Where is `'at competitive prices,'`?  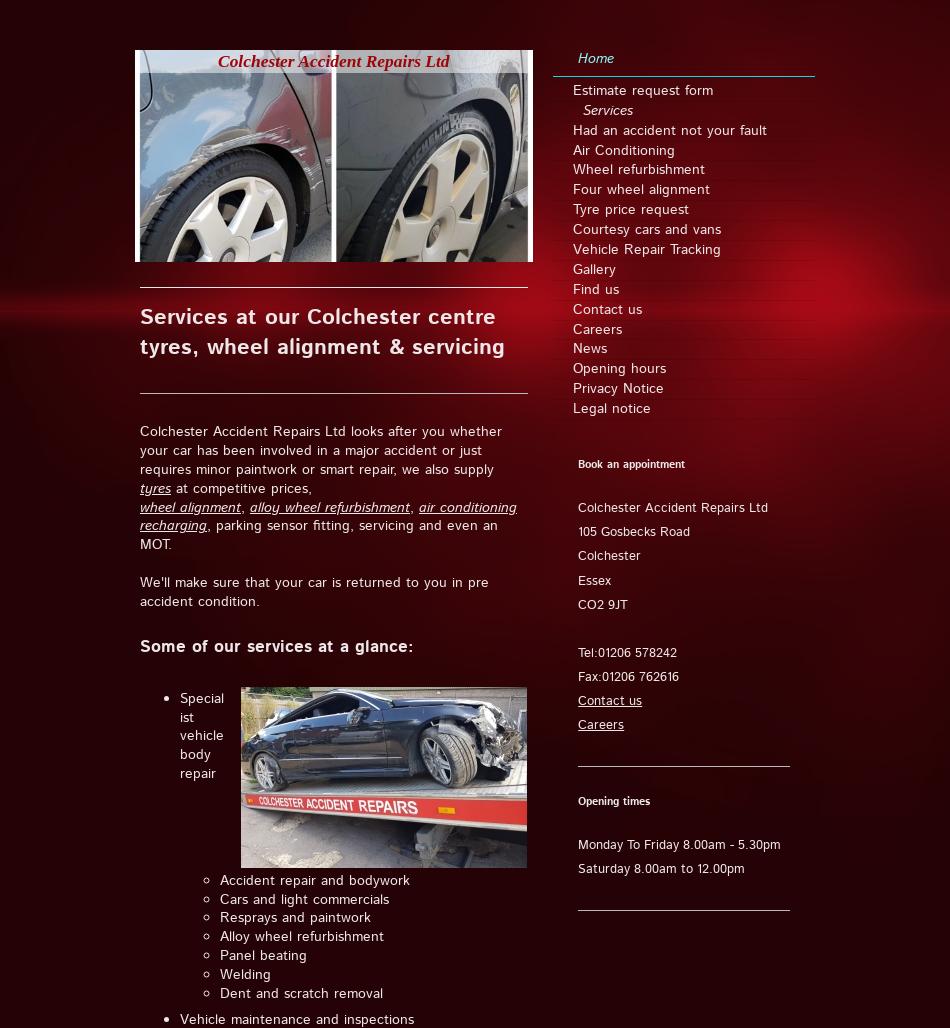
'at competitive prices,' is located at coordinates (240, 486).